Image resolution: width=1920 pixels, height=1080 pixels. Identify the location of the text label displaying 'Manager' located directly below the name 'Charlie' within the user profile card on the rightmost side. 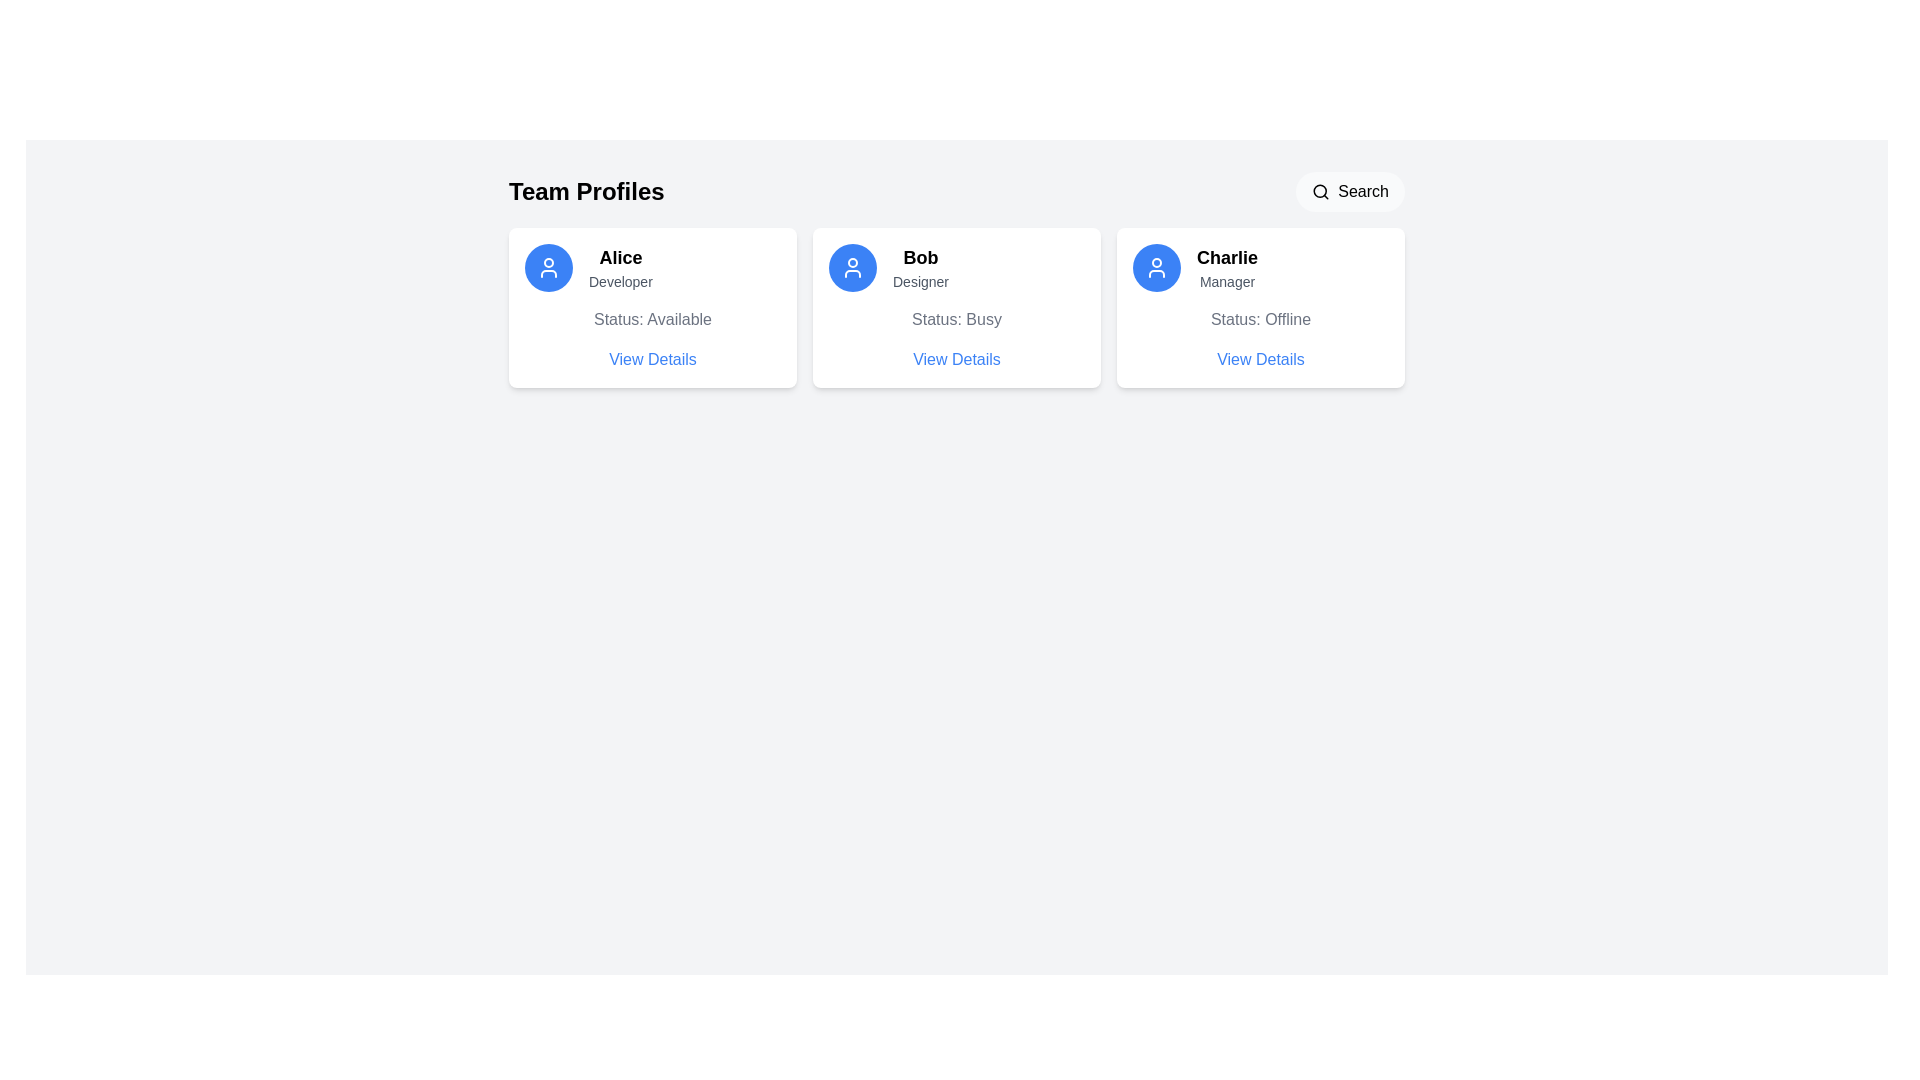
(1226, 281).